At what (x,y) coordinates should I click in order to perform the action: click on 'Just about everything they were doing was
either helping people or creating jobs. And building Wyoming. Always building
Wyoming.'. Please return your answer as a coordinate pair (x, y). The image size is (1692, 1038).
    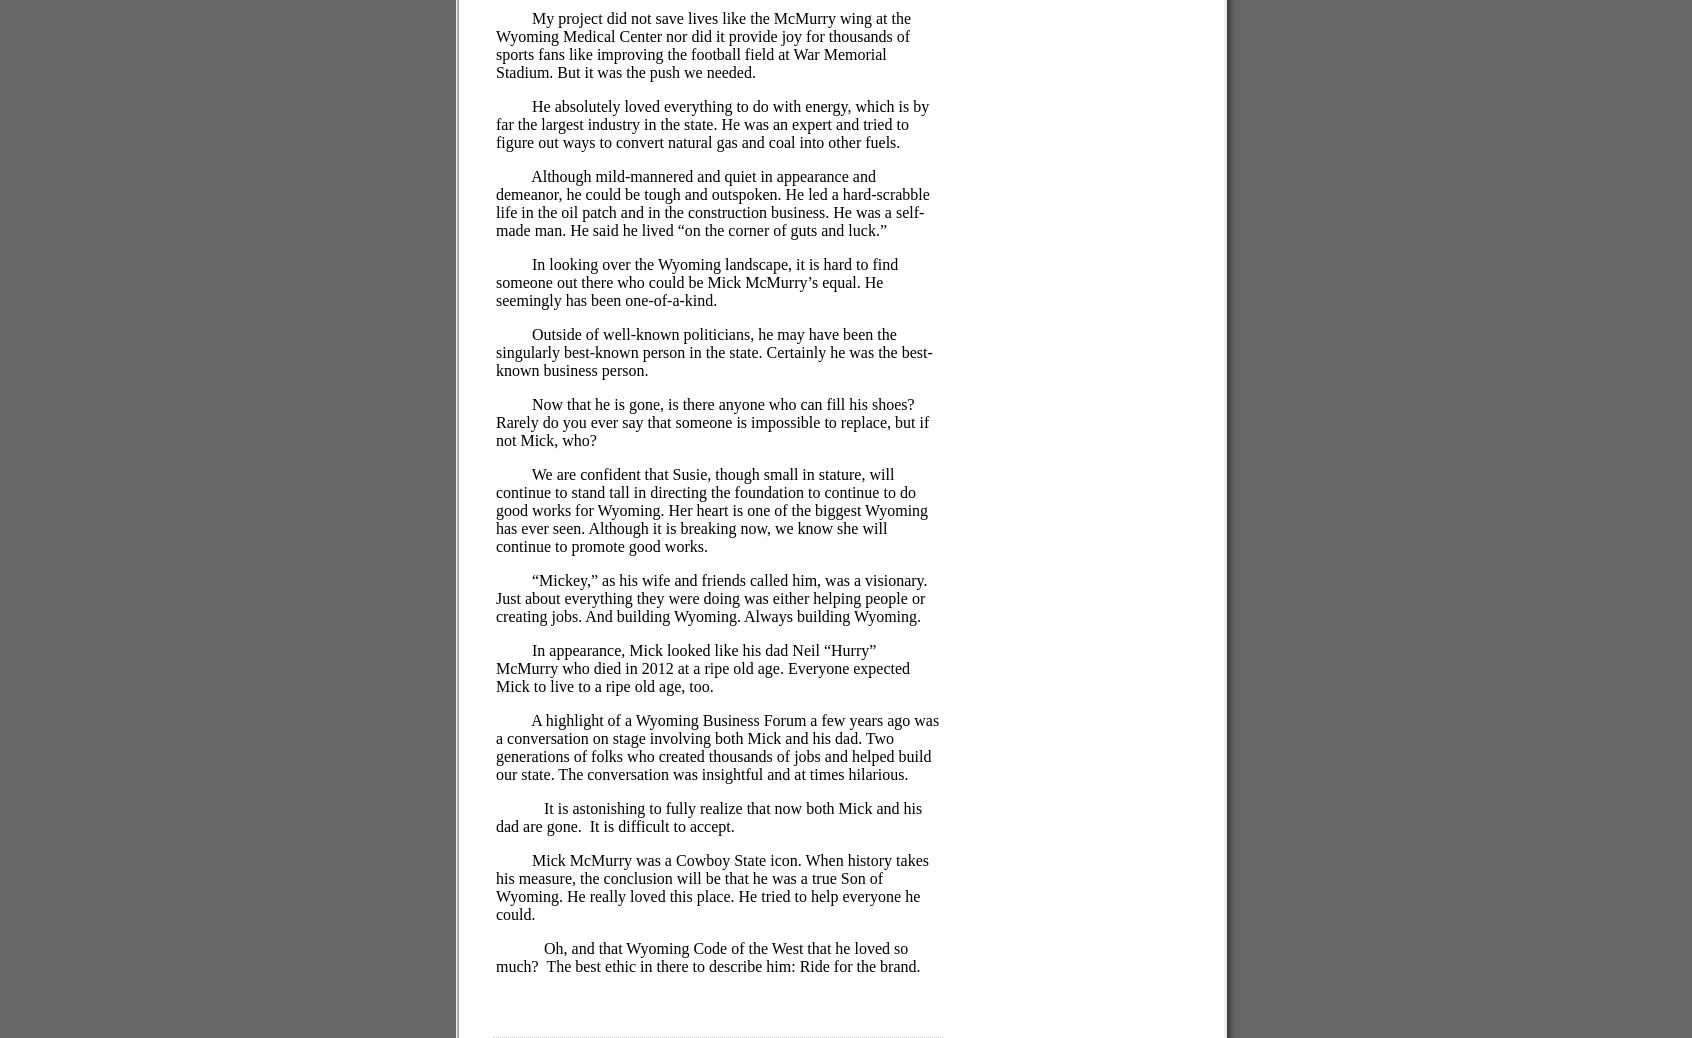
    Looking at the image, I should click on (709, 605).